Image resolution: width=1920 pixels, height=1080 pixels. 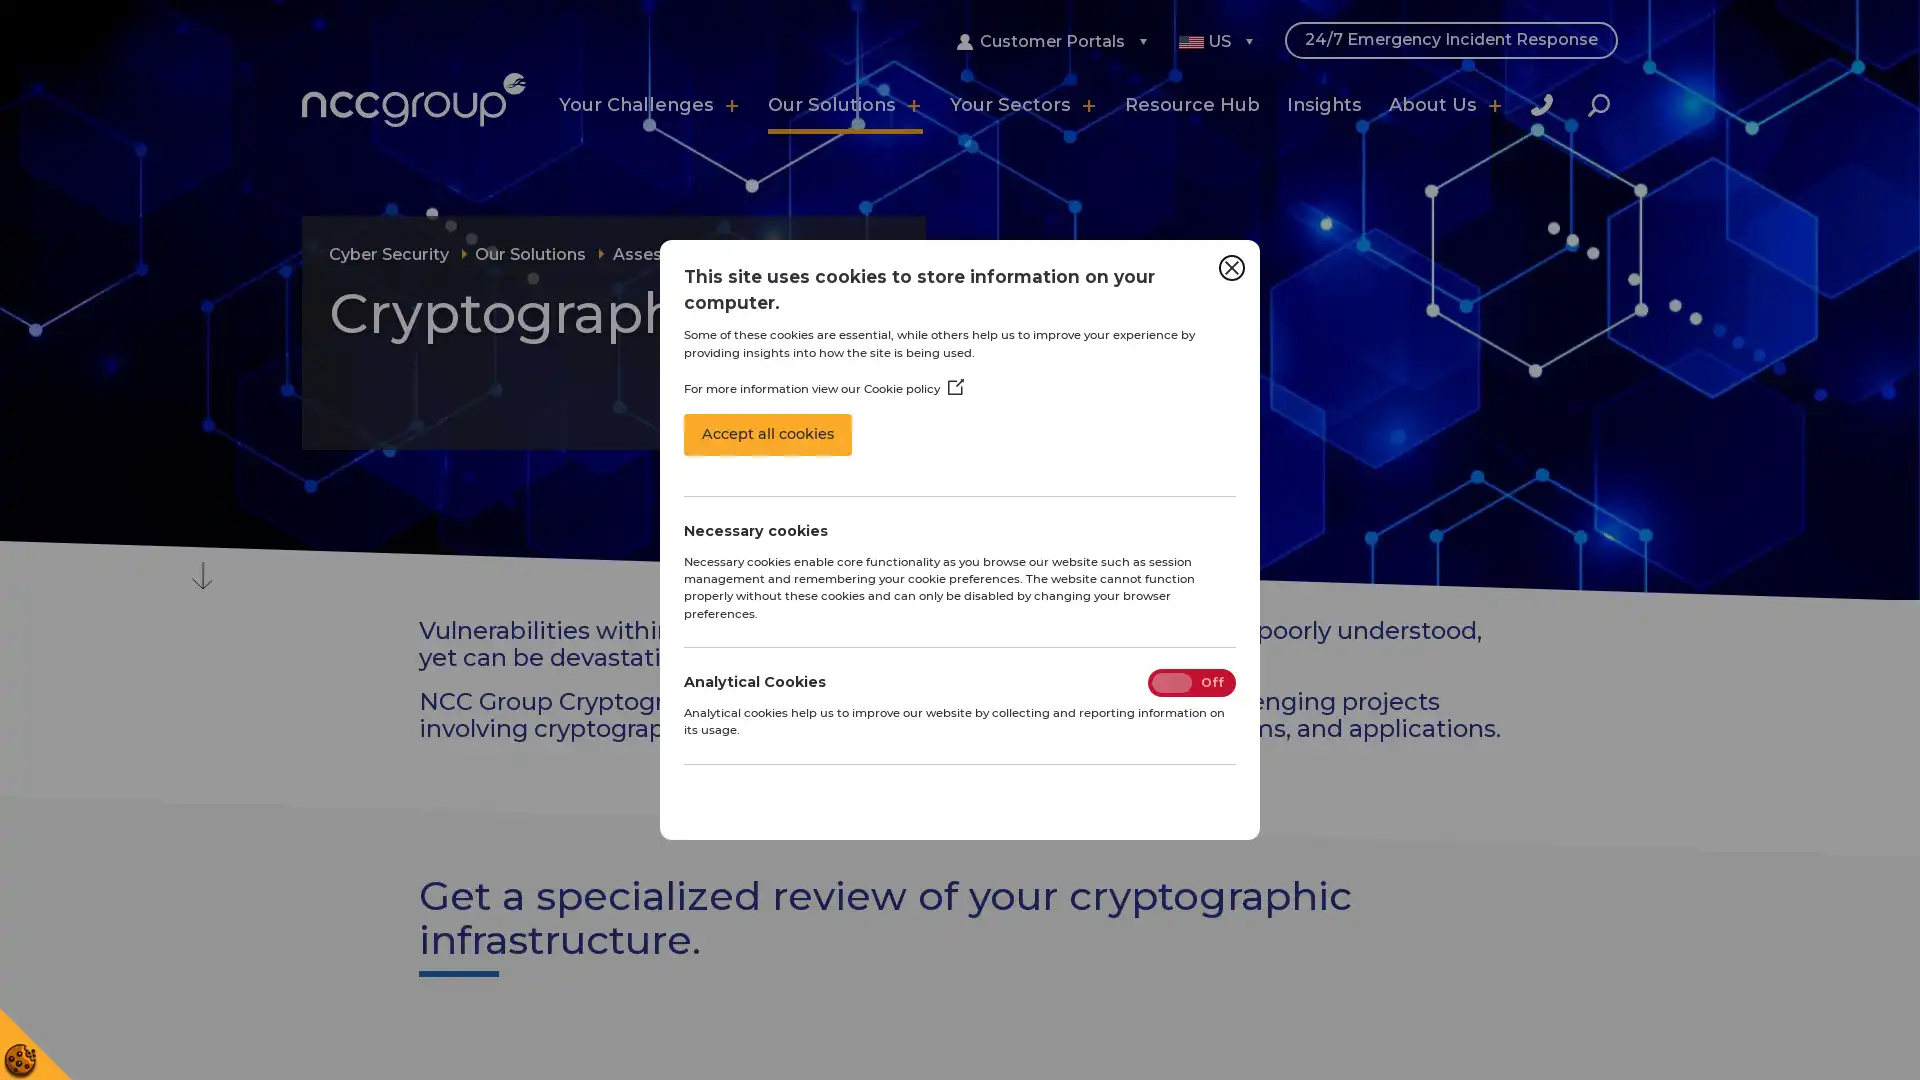 What do you see at coordinates (767, 433) in the screenshot?
I see `Accept all cookies` at bounding box center [767, 433].